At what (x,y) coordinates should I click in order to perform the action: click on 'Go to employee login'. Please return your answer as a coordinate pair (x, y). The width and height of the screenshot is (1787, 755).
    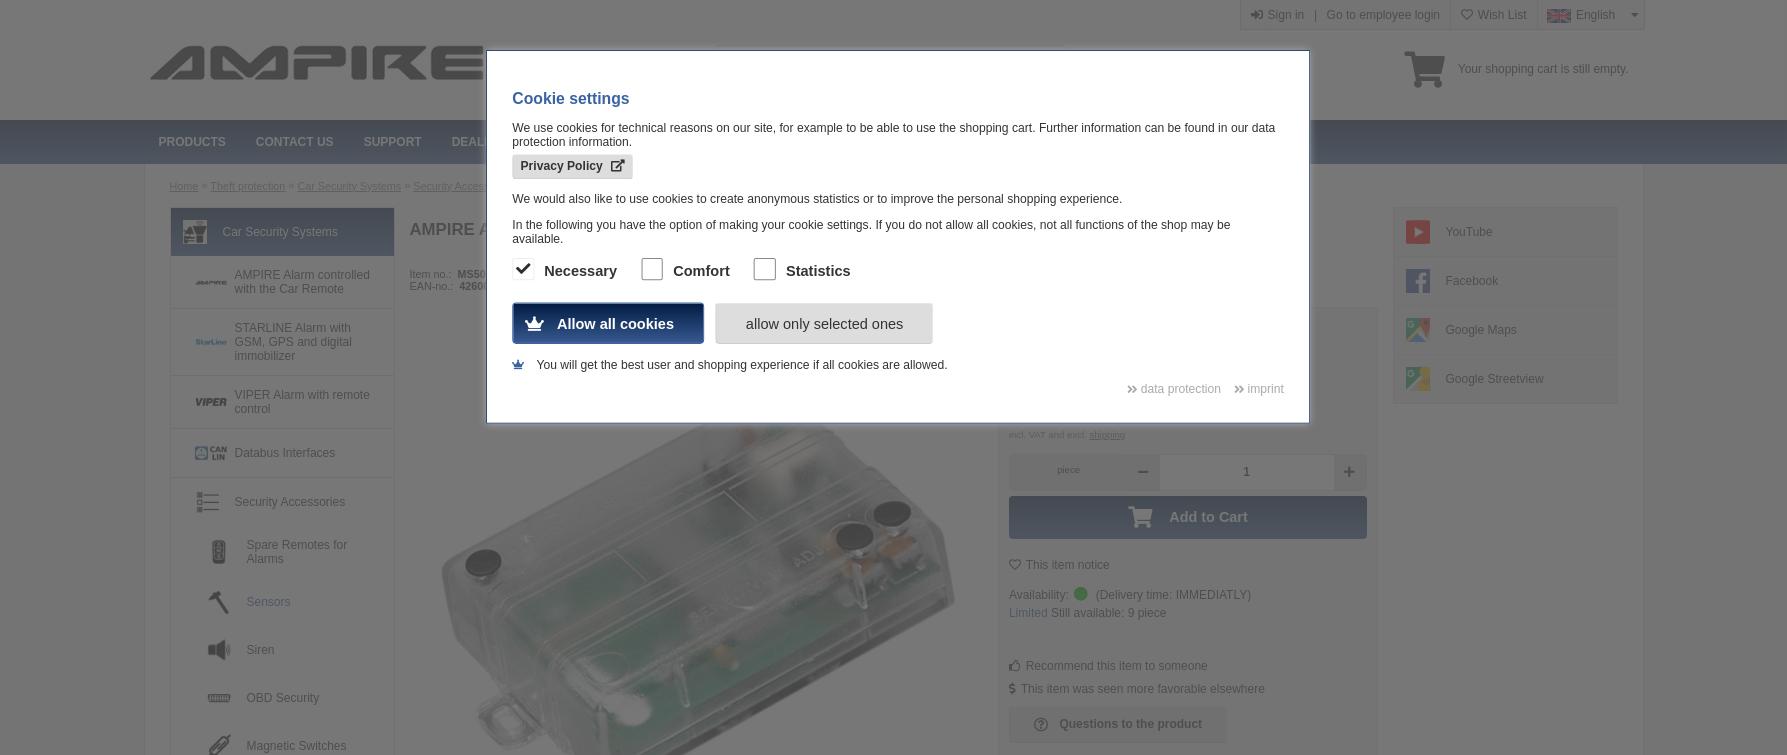
    Looking at the image, I should click on (1381, 15).